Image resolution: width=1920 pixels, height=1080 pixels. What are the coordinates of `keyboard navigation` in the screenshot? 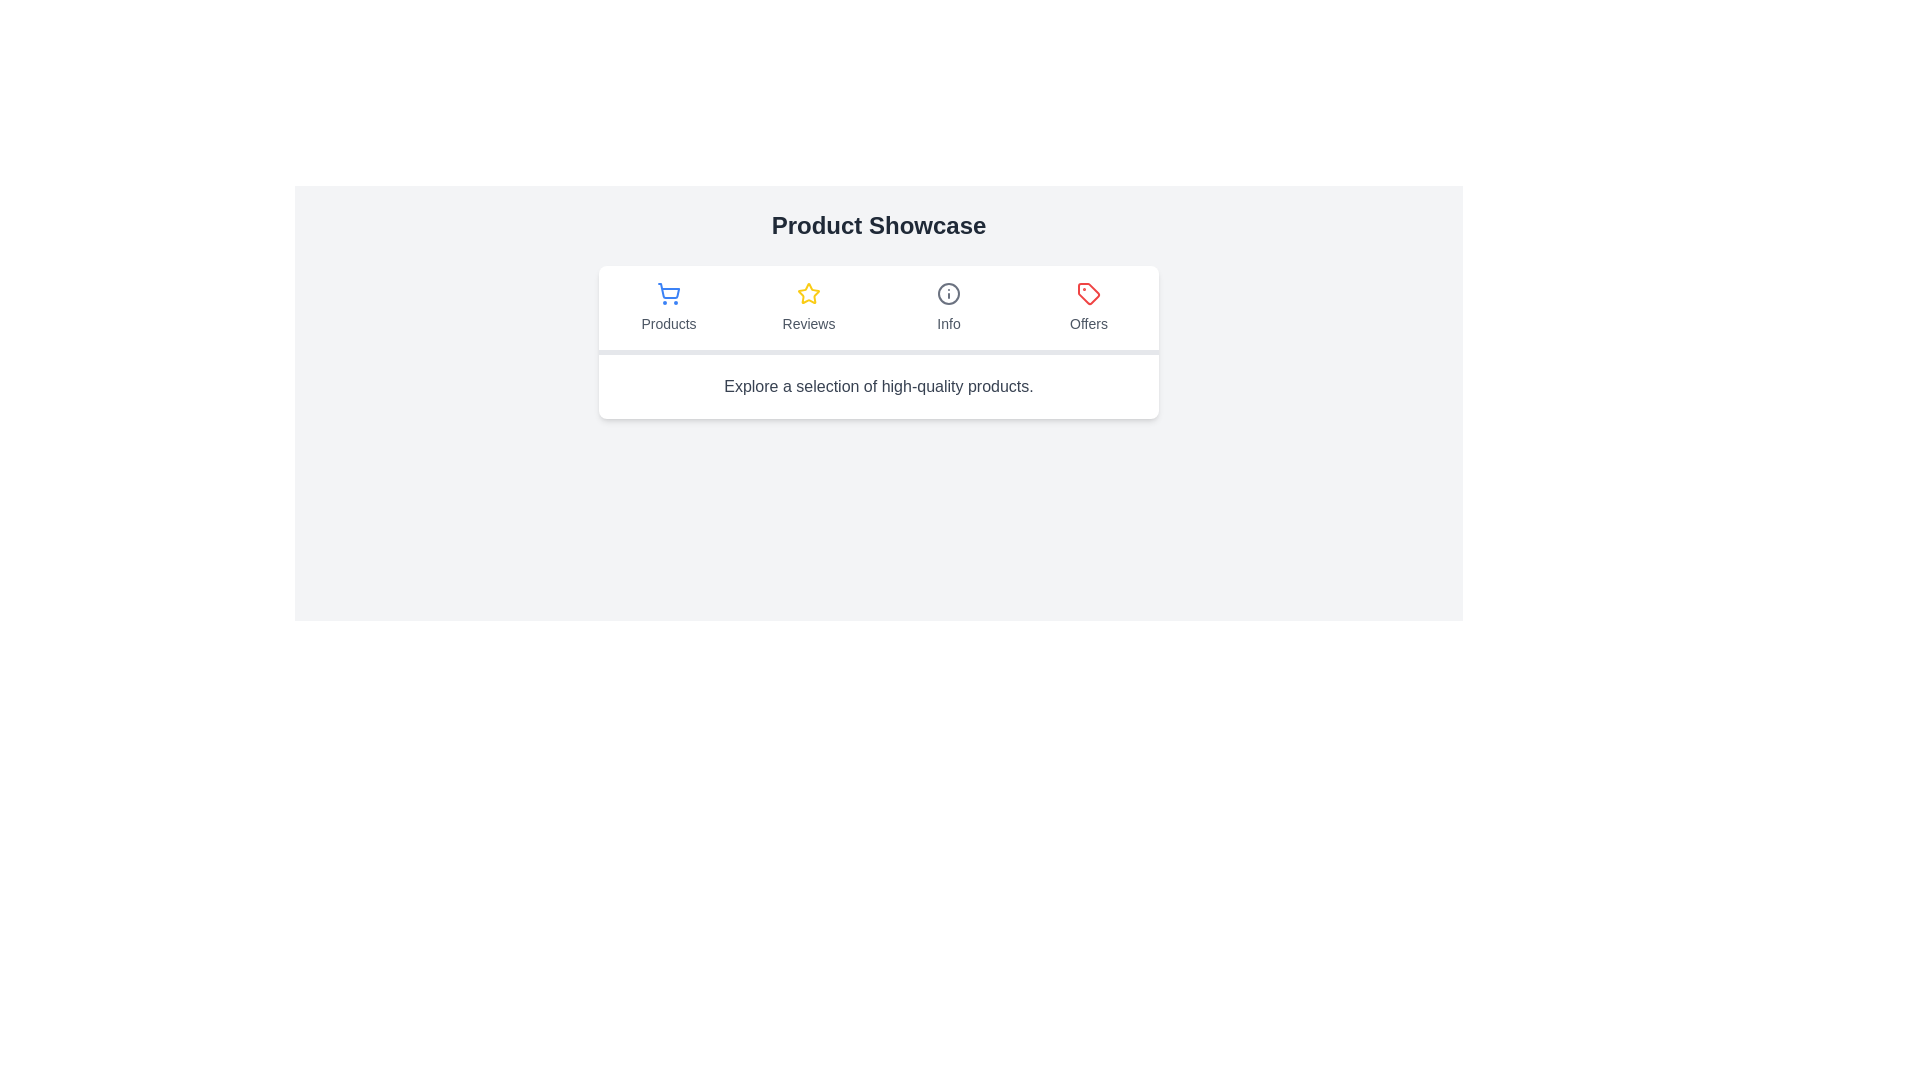 It's located at (809, 293).